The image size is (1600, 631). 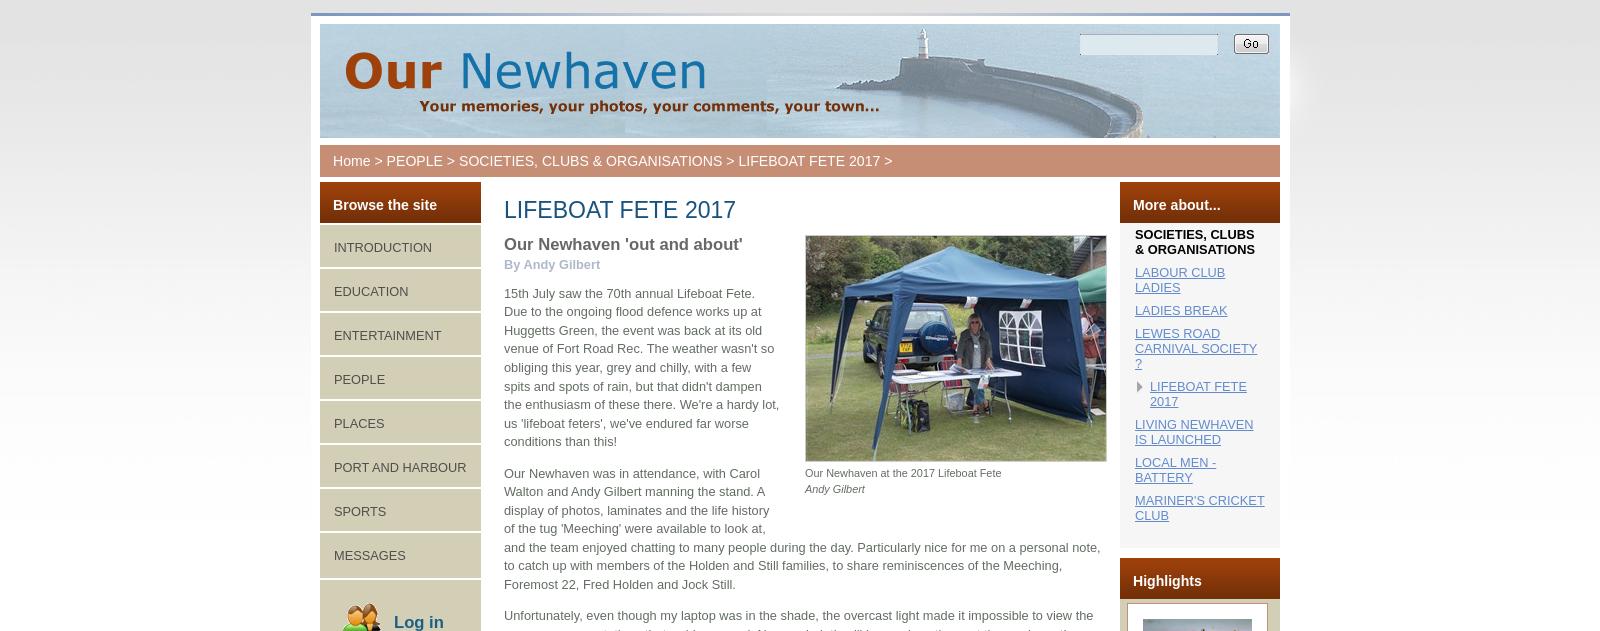 What do you see at coordinates (333, 555) in the screenshot?
I see `'MESSAGES'` at bounding box center [333, 555].